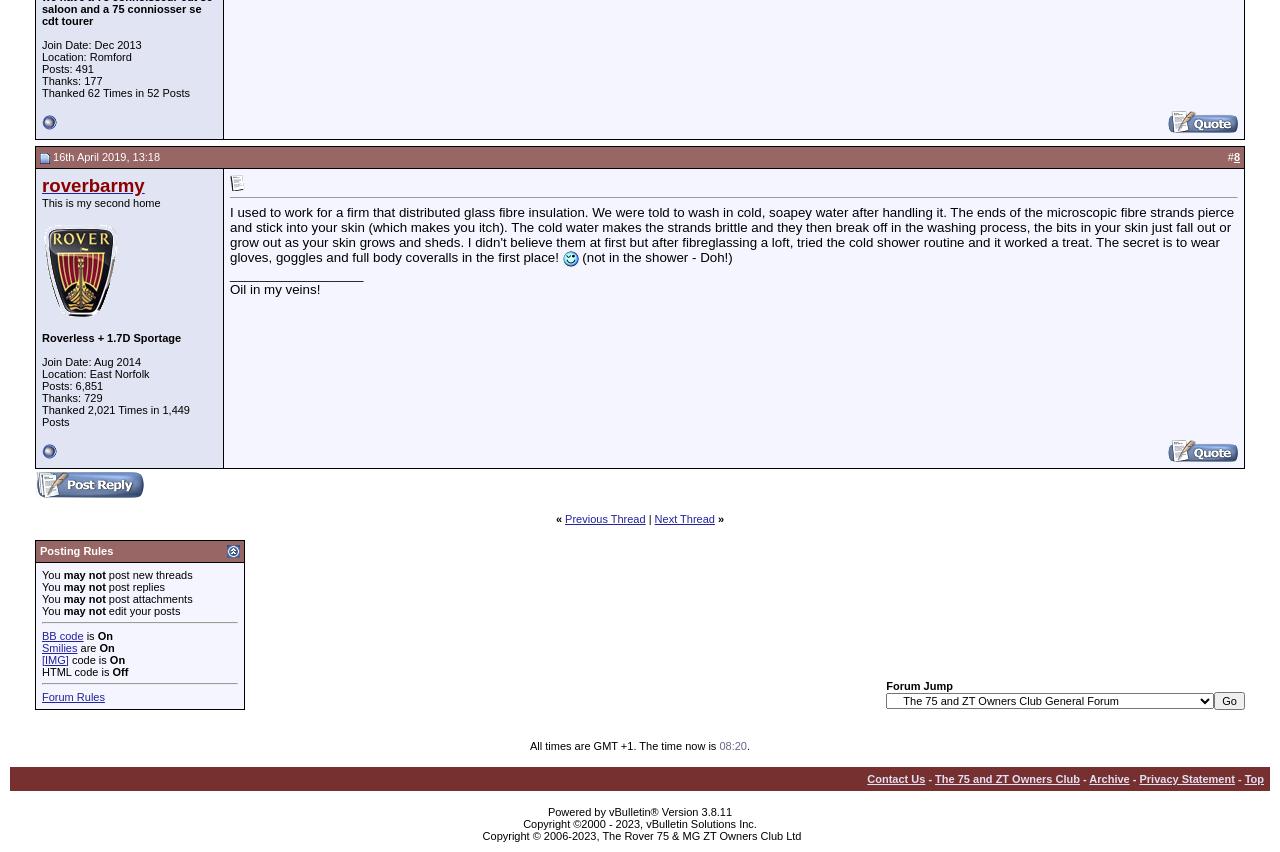  I want to click on 'Forum Rules', so click(72, 695).